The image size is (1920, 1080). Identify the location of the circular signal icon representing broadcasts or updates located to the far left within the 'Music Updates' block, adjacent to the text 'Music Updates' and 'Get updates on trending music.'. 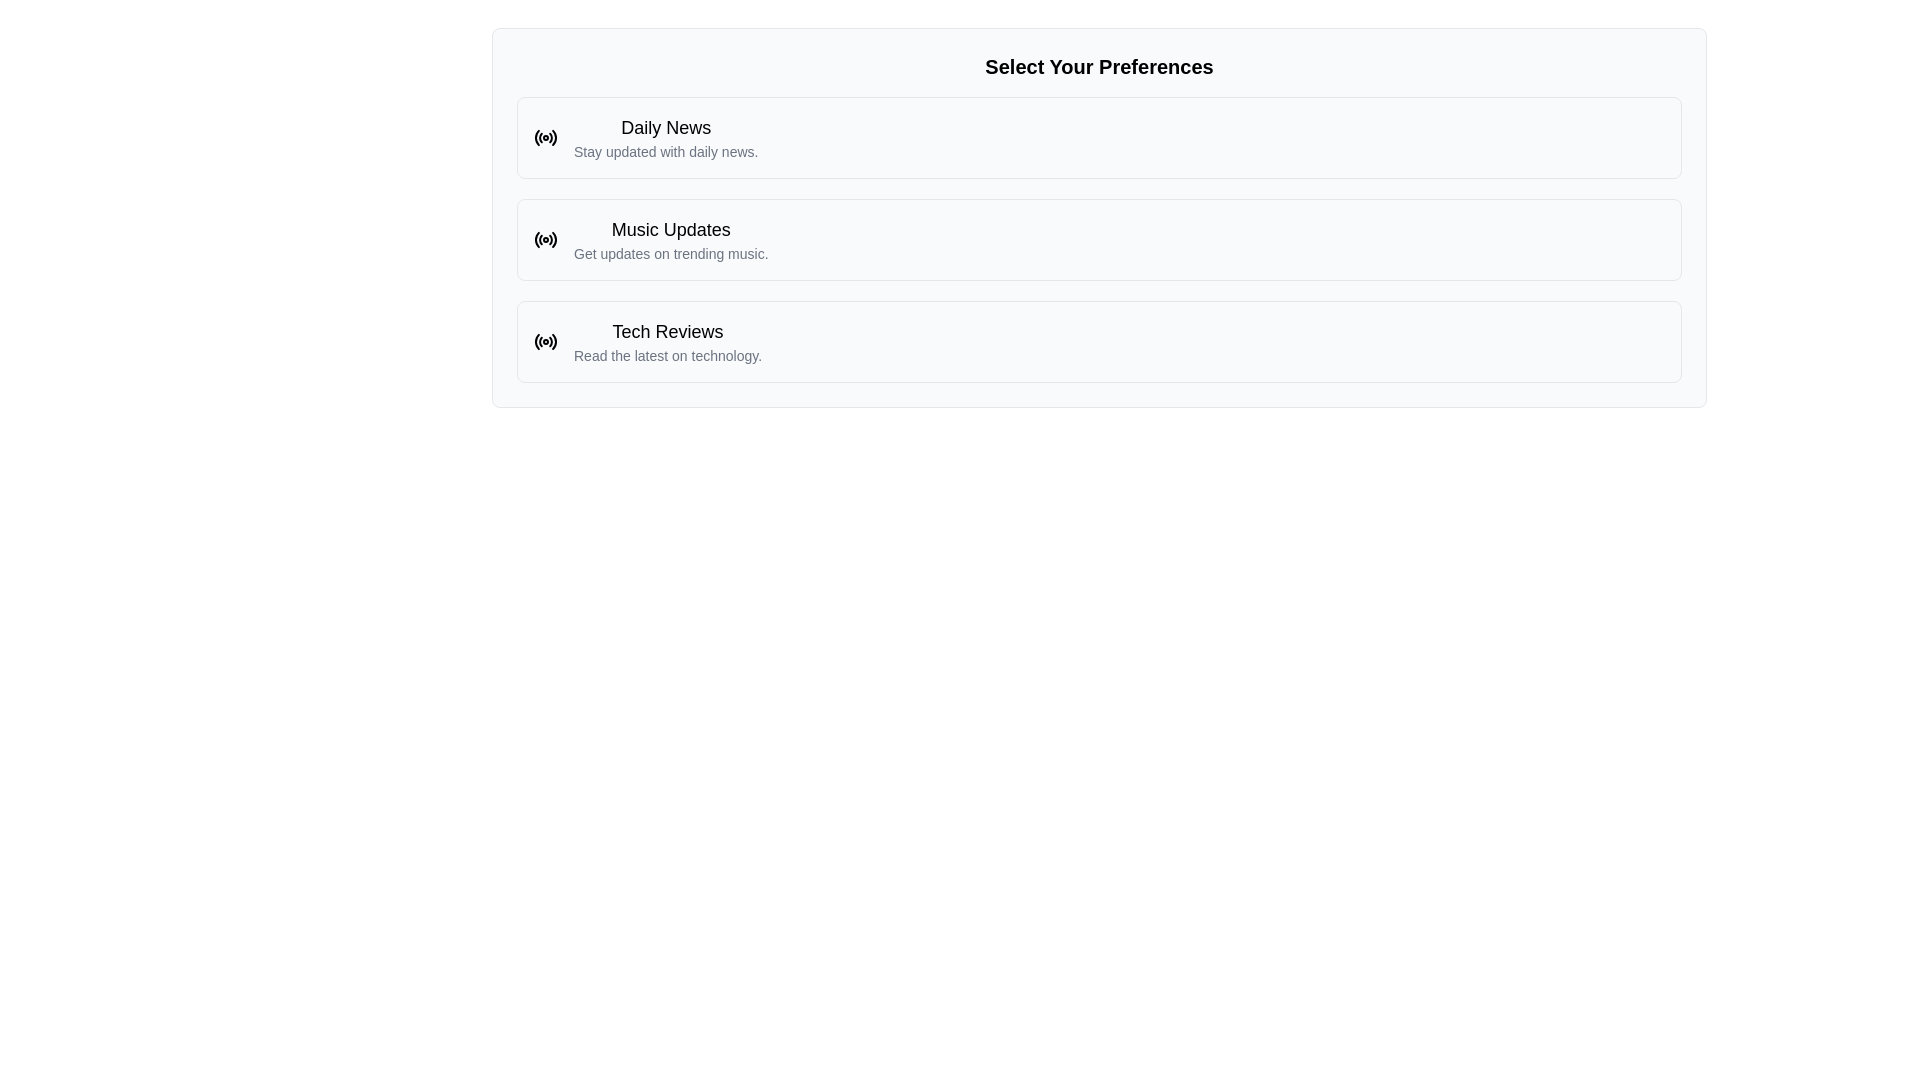
(546, 238).